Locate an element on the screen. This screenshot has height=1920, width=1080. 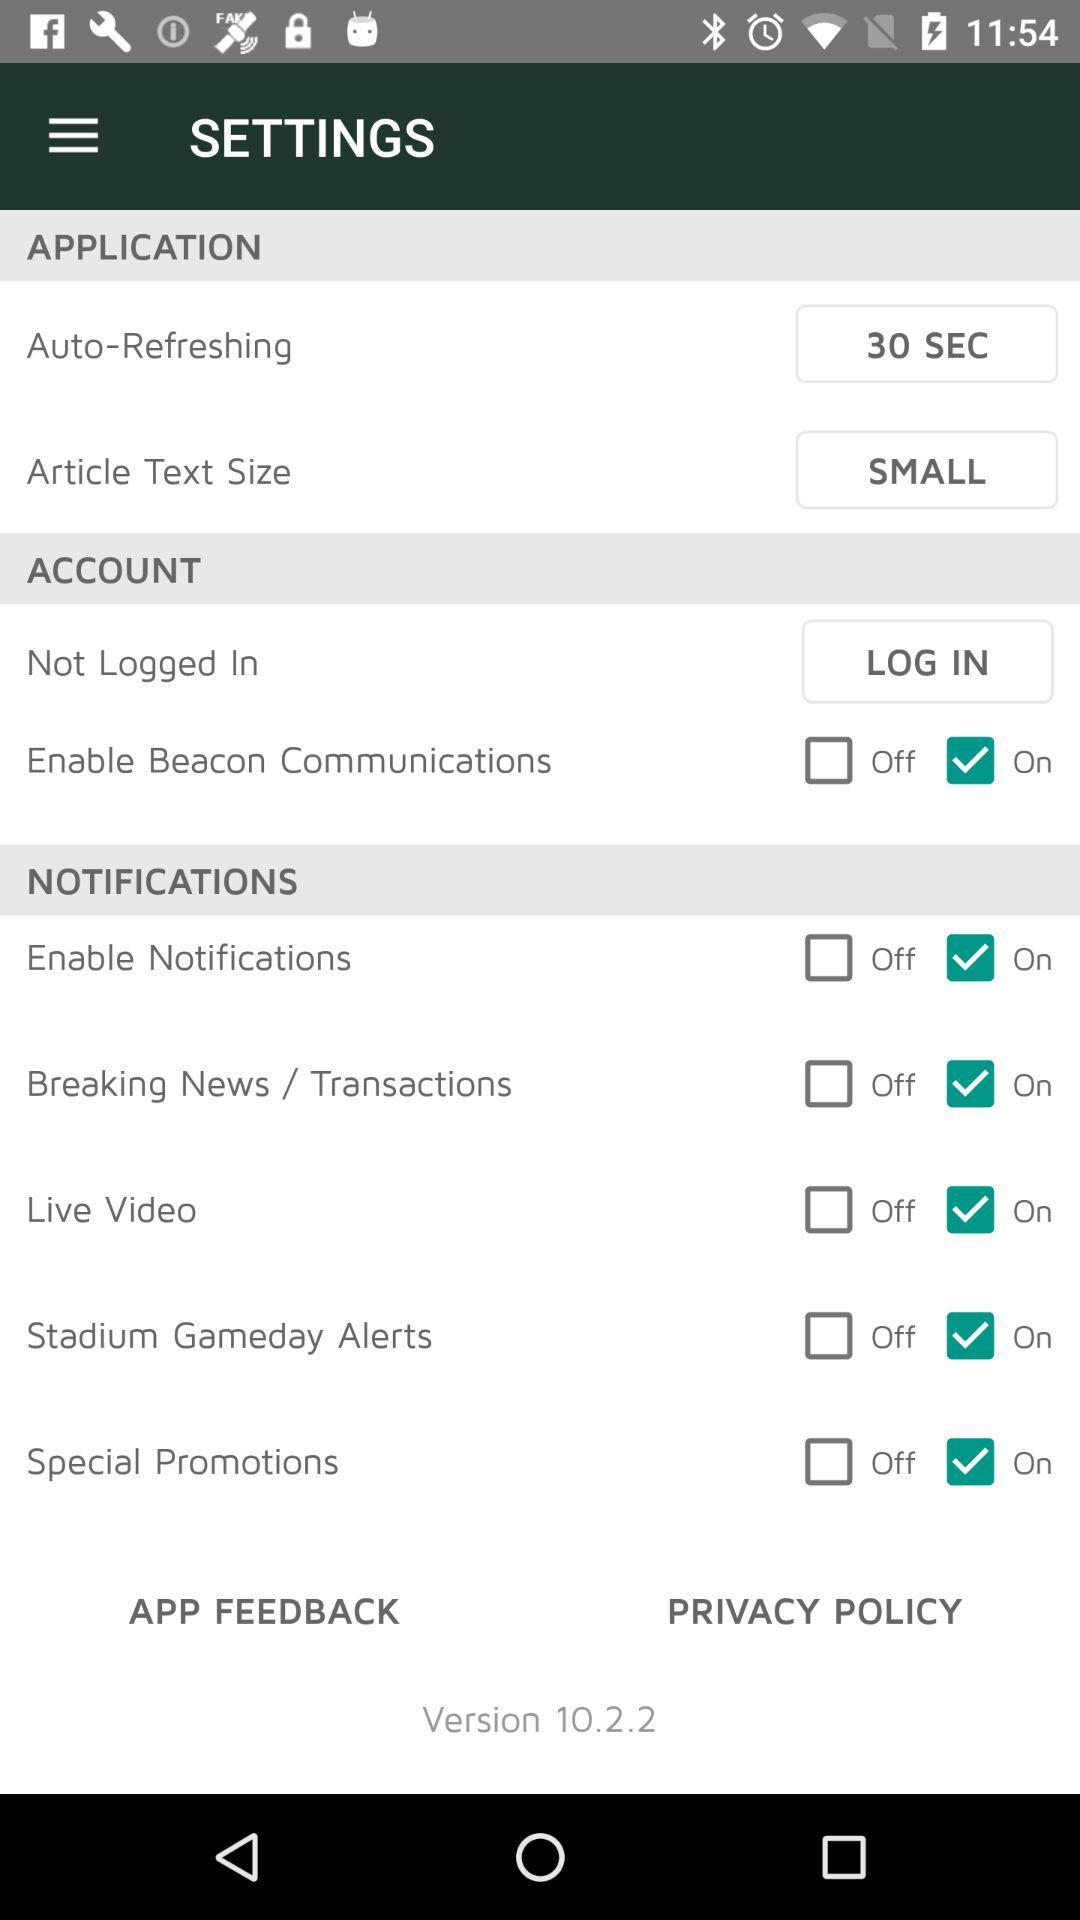
item above off item is located at coordinates (927, 661).